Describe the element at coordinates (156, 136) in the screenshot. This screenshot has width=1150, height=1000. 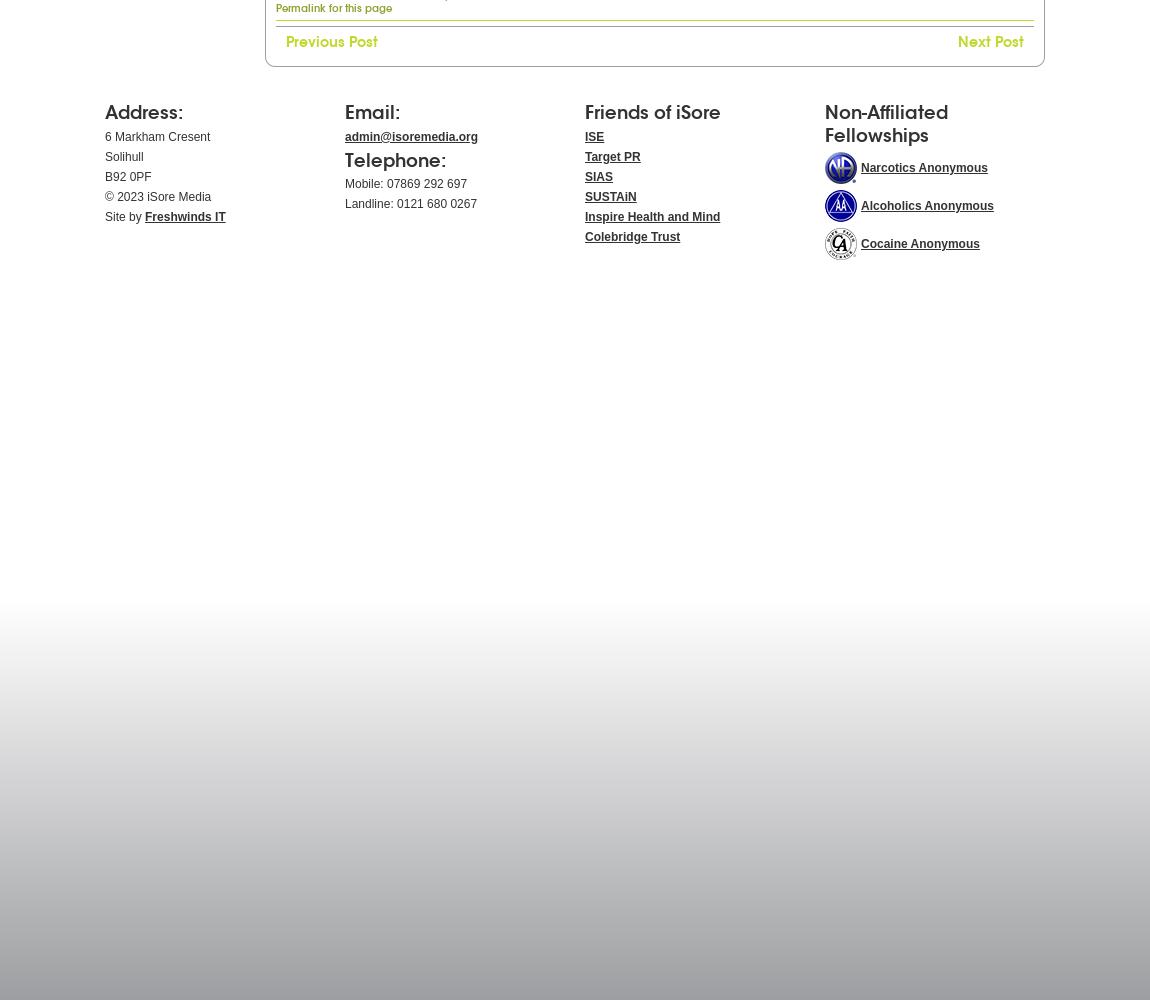
I see `'6 Markham Cresent'` at that location.